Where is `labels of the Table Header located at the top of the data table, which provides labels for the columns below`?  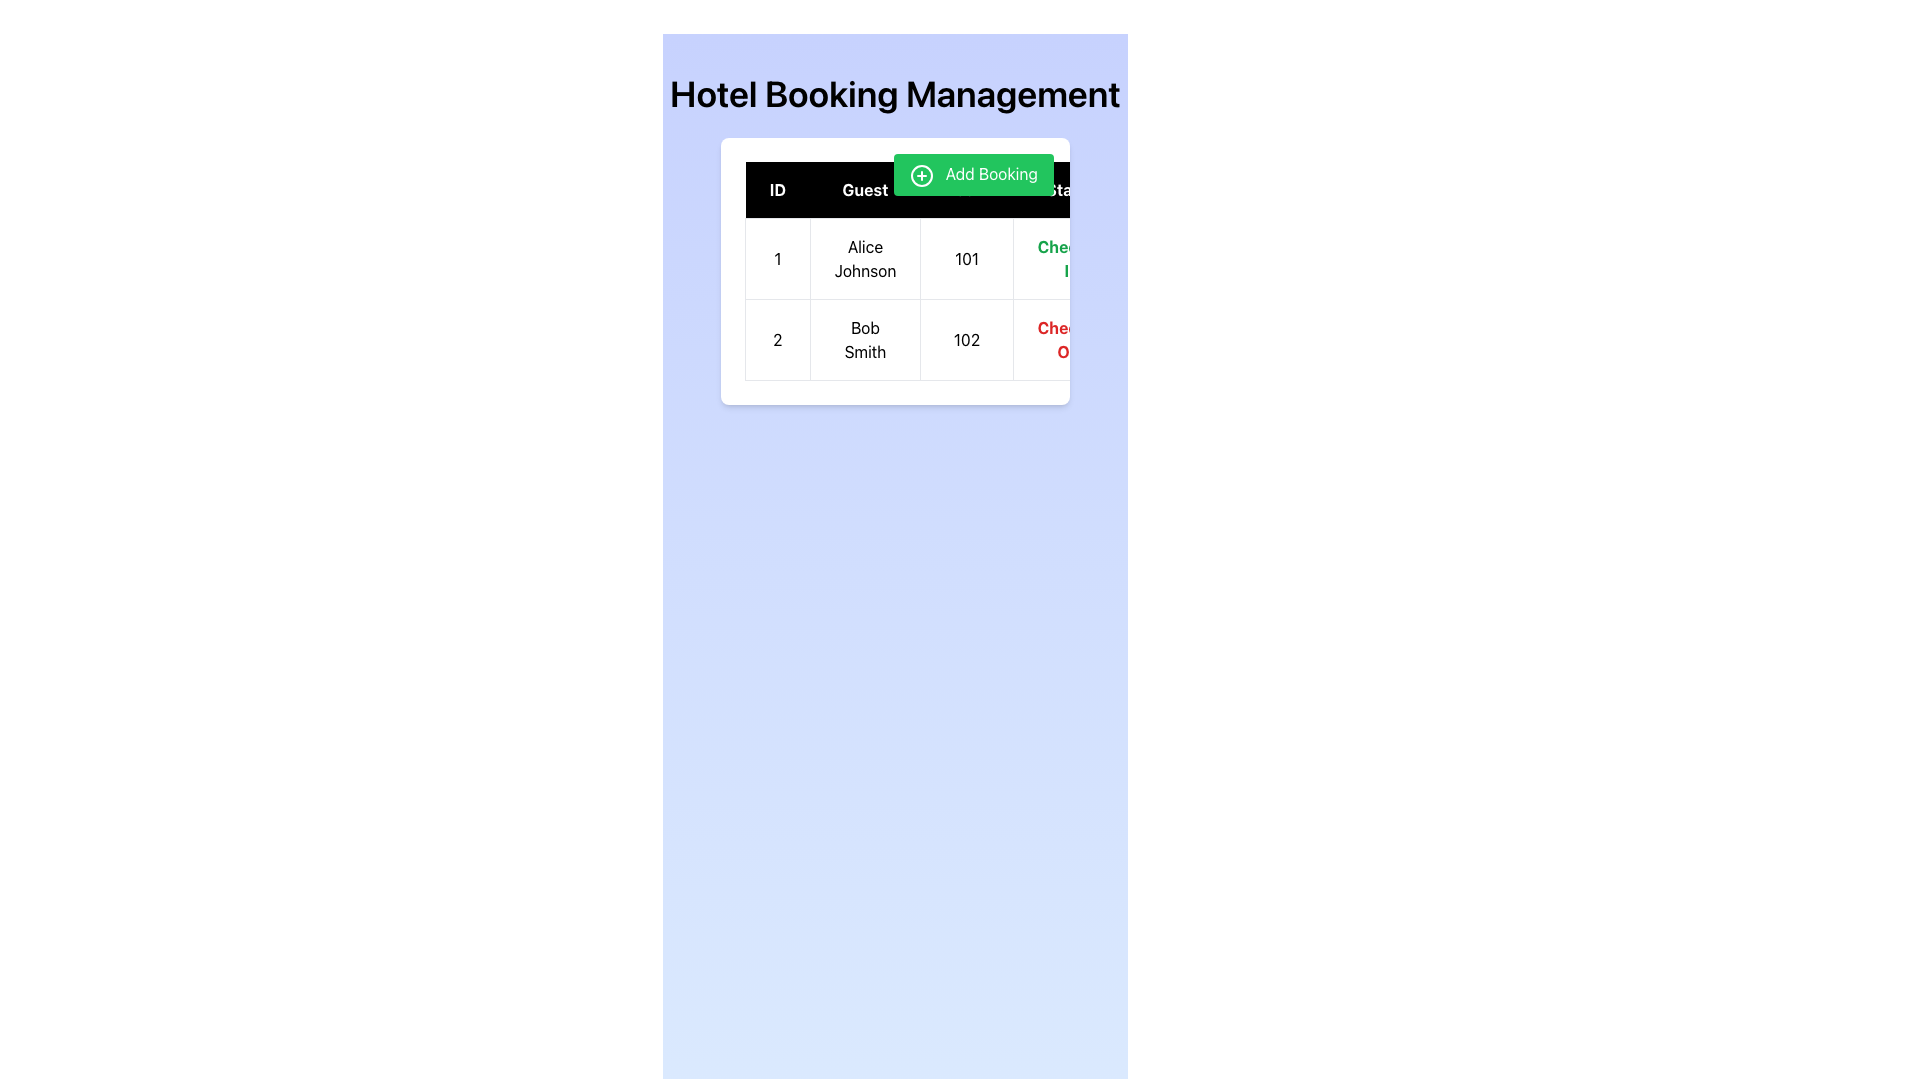
labels of the Table Header located at the top of the data table, which provides labels for the columns below is located at coordinates (993, 190).